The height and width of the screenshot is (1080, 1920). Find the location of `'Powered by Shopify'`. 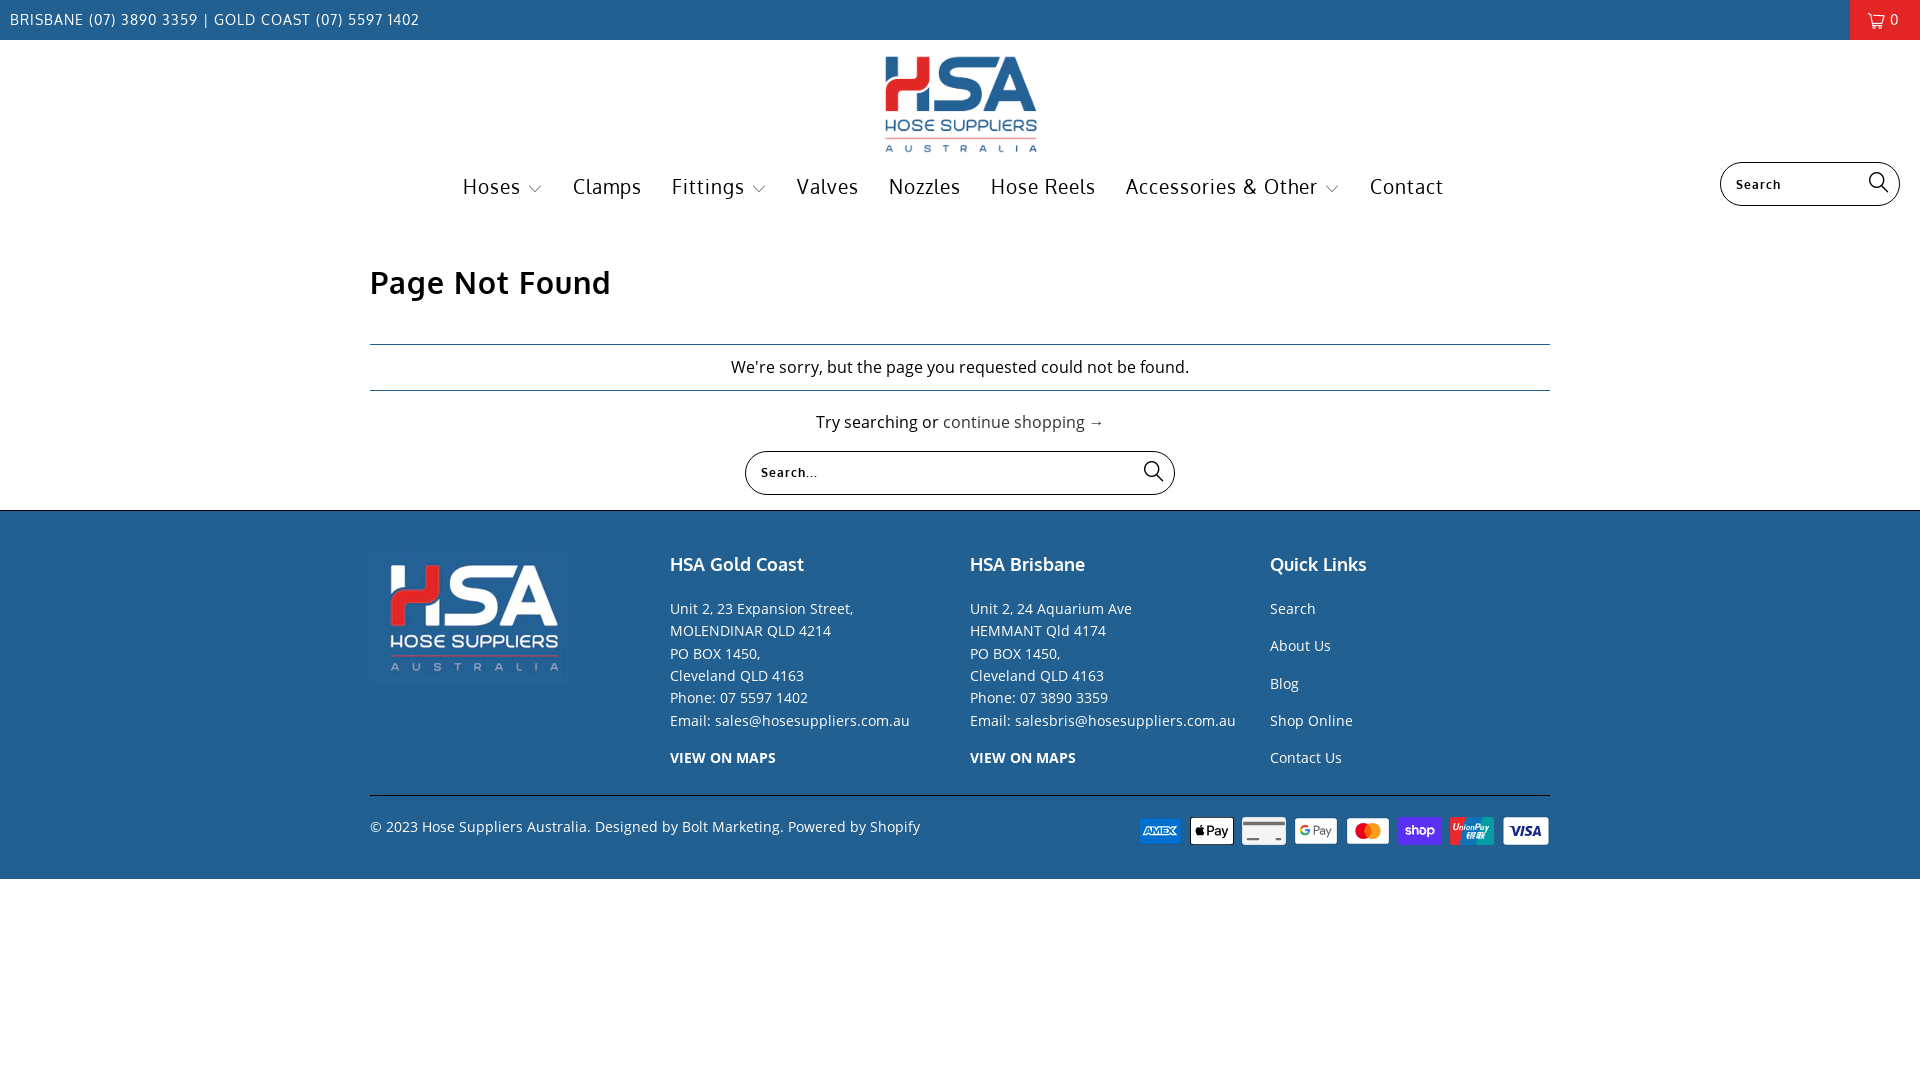

'Powered by Shopify' is located at coordinates (854, 826).